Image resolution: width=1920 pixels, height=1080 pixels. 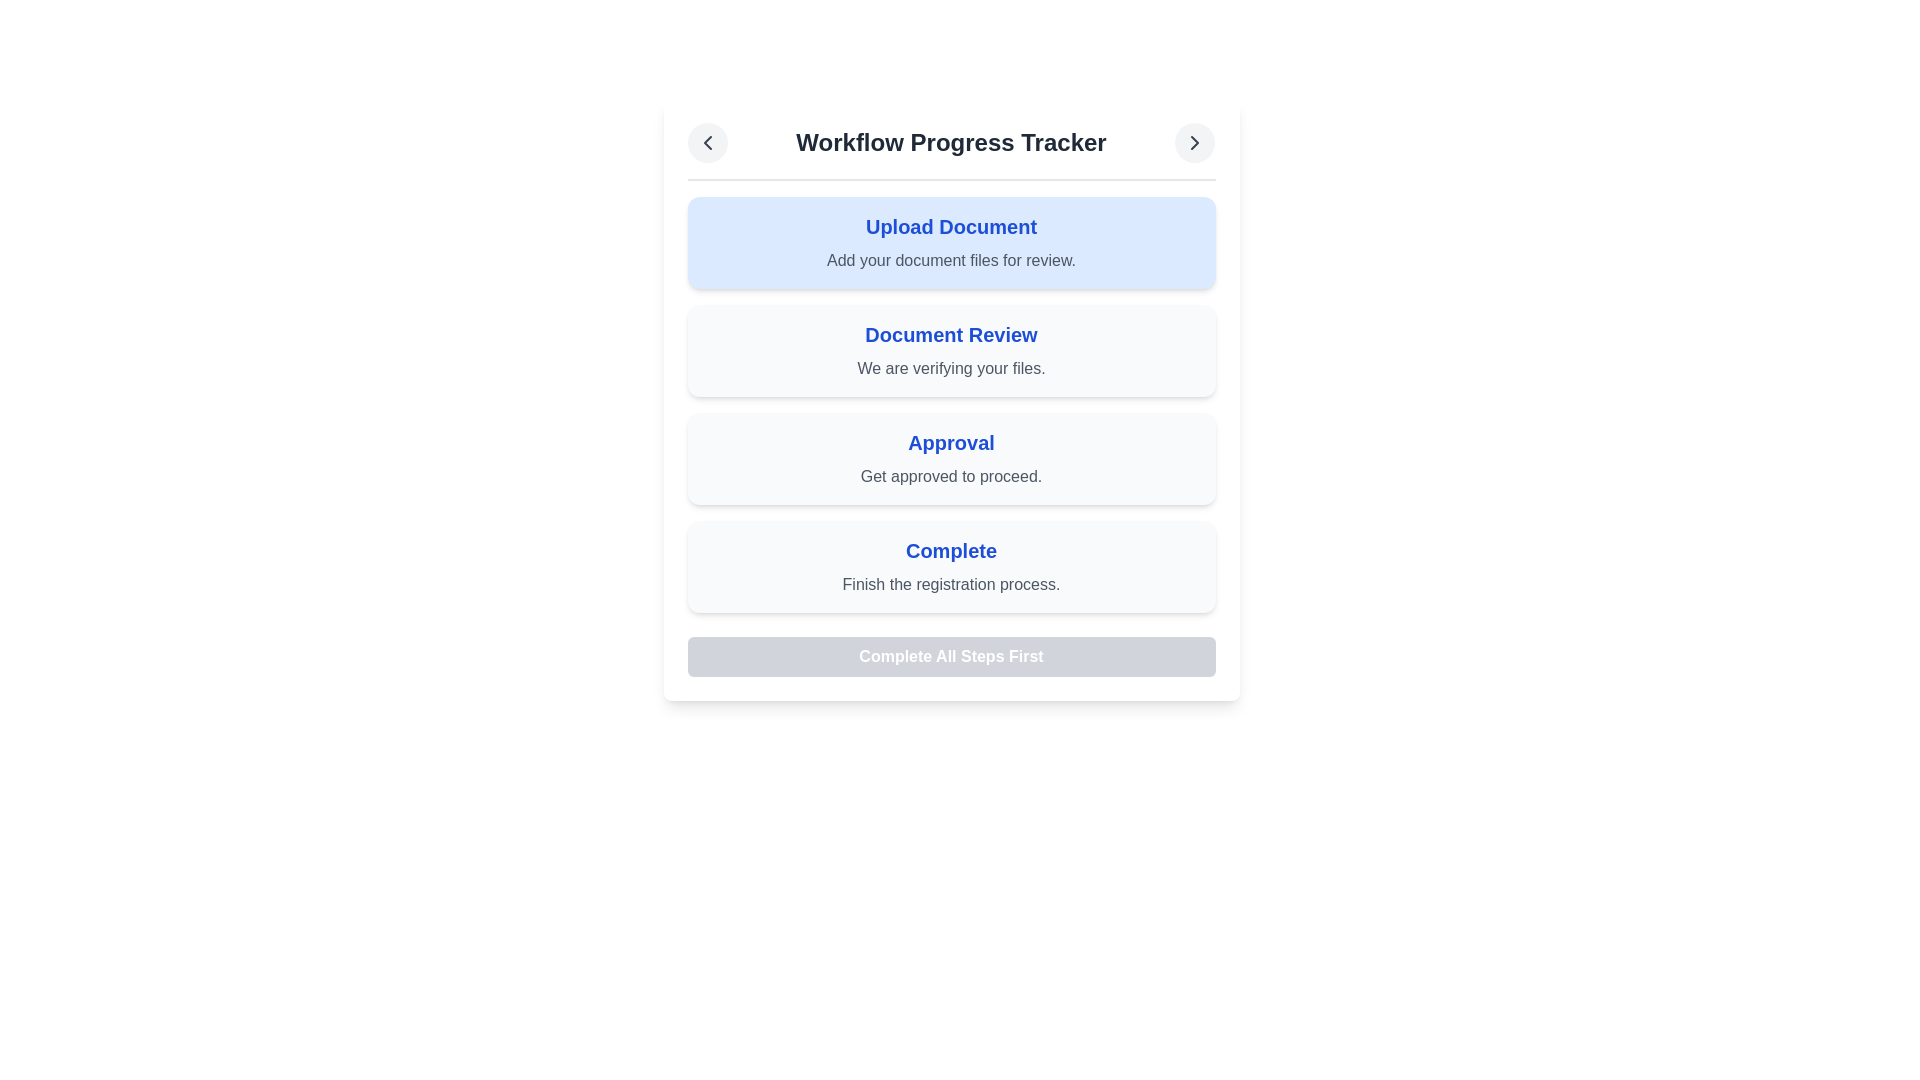 What do you see at coordinates (950, 477) in the screenshot?
I see `the static text label that reads 'Get approved to proceed.' located below the title 'Approval' in the workflow tracker interface` at bounding box center [950, 477].